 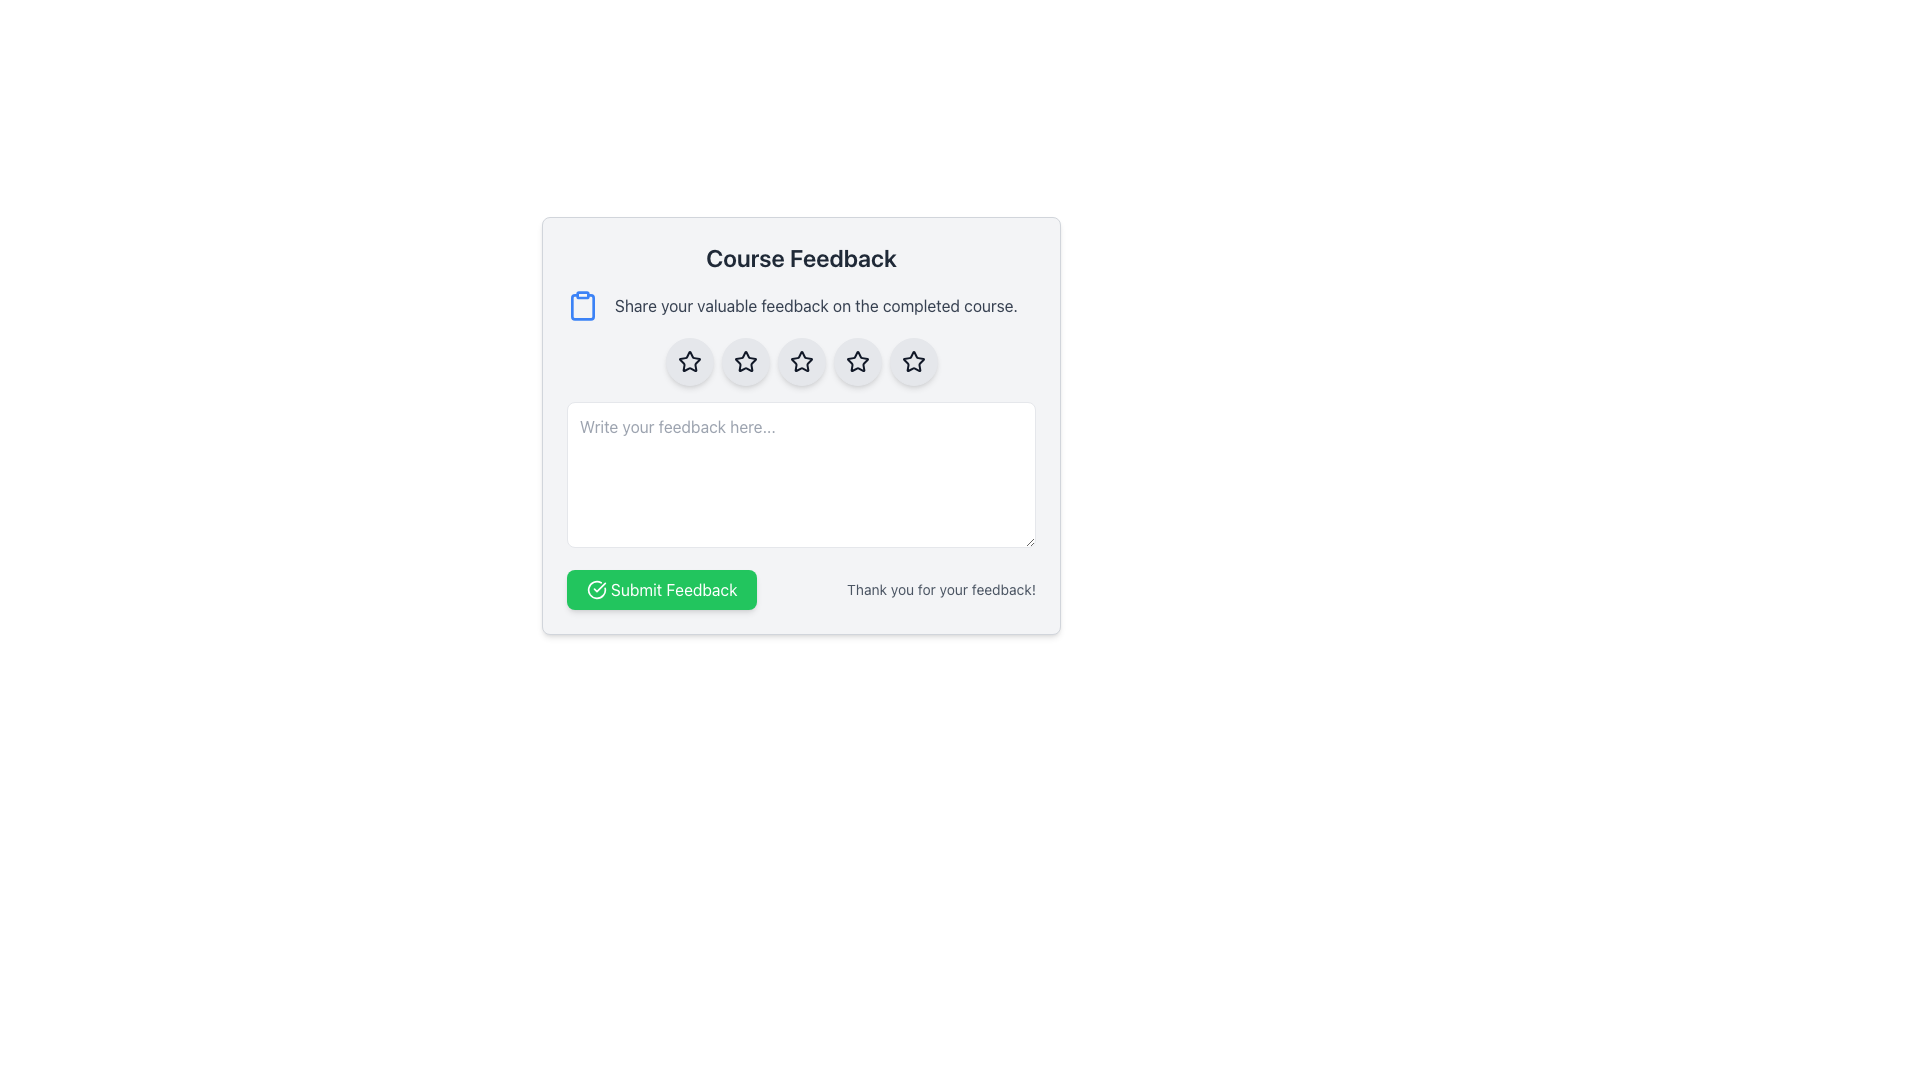 I want to click on the 'Submit Feedback' button with a green background and white text, so click(x=662, y=589).